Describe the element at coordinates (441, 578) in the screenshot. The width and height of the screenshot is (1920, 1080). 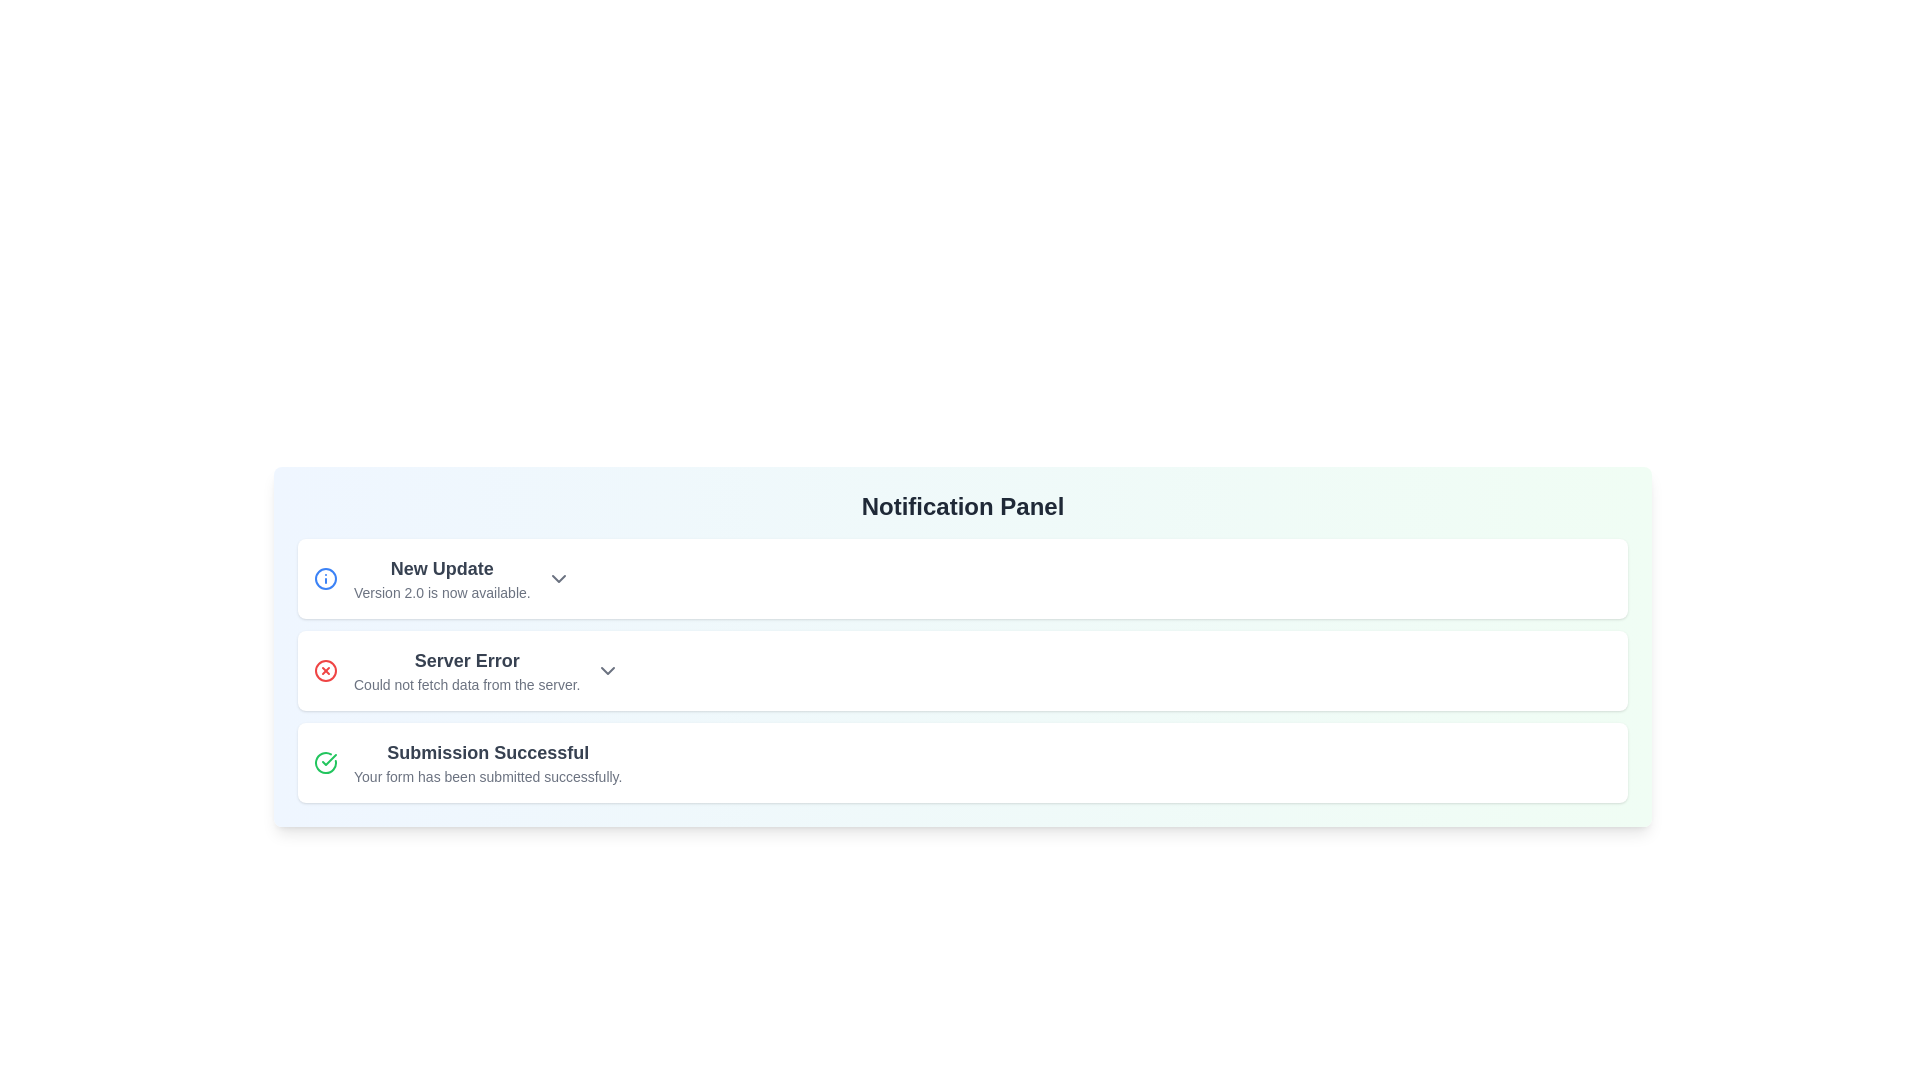
I see `information displayed in the 'New Update' Text block within the Notification Panel, which includes the message 'Version 2.0 is now available.'` at that location.